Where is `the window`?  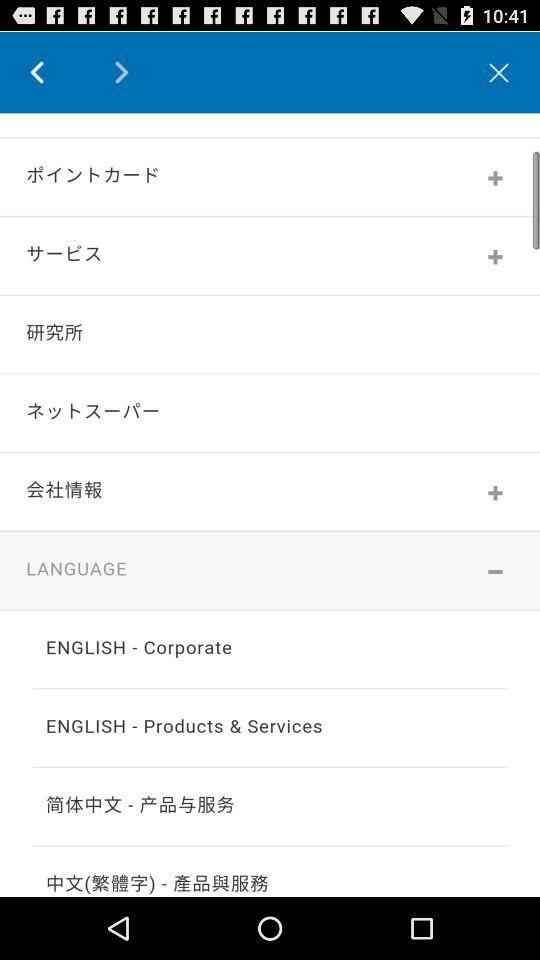
the window is located at coordinates (498, 72).